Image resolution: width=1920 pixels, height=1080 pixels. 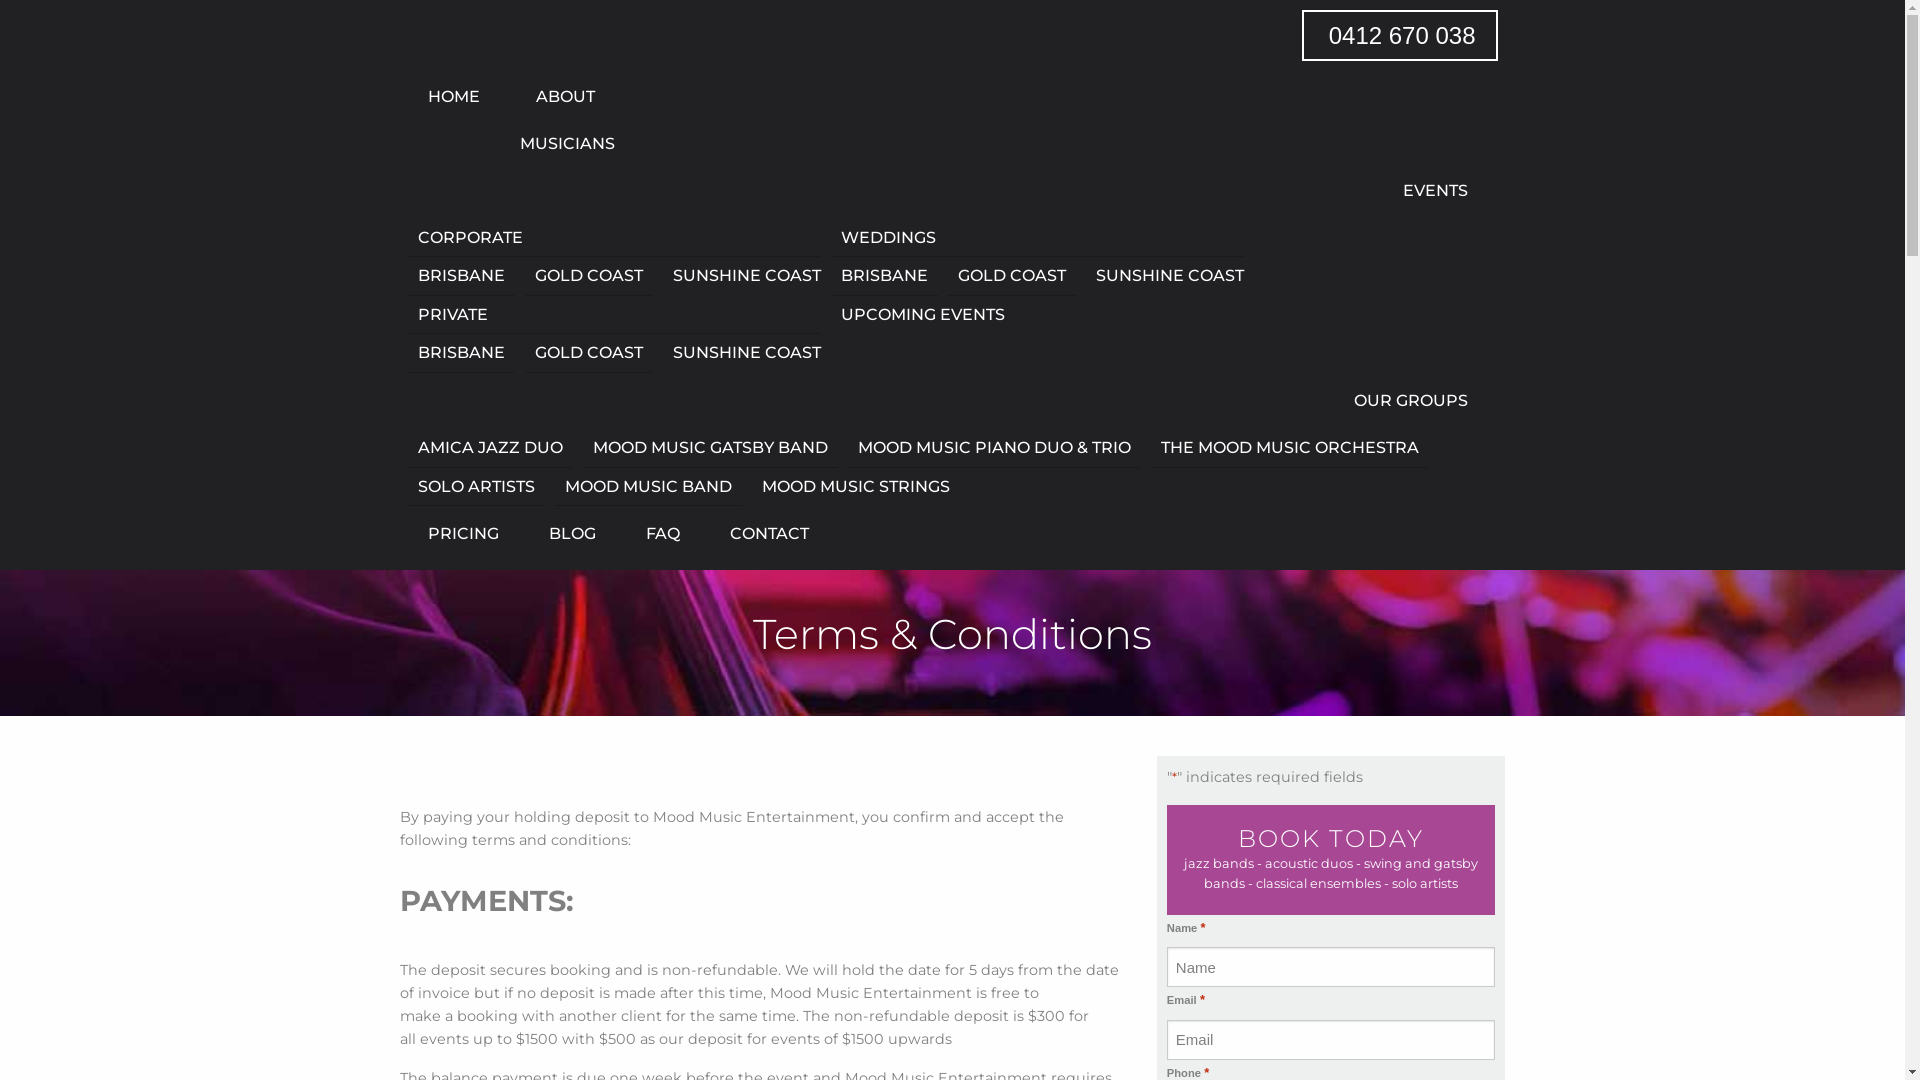 What do you see at coordinates (662, 532) in the screenshot?
I see `'FAQ'` at bounding box center [662, 532].